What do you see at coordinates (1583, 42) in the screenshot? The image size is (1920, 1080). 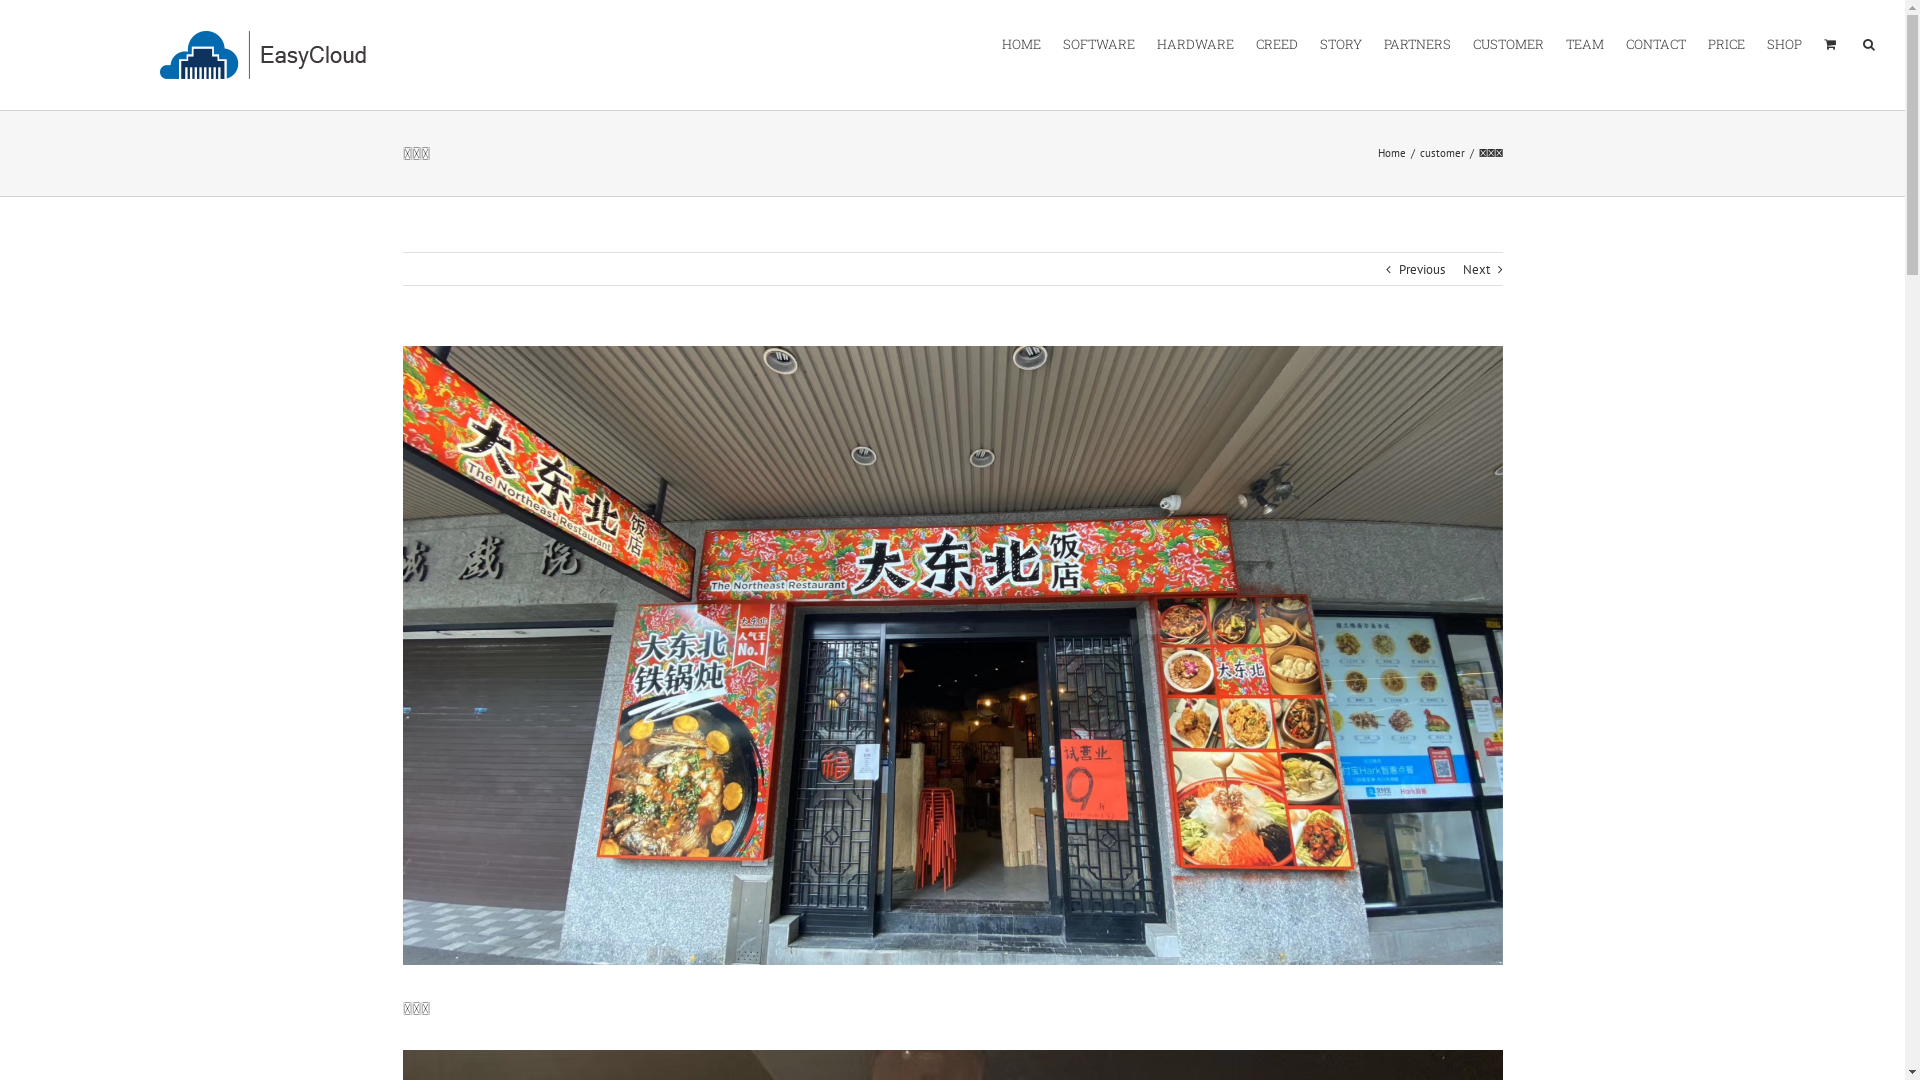 I see `'TEAM'` at bounding box center [1583, 42].